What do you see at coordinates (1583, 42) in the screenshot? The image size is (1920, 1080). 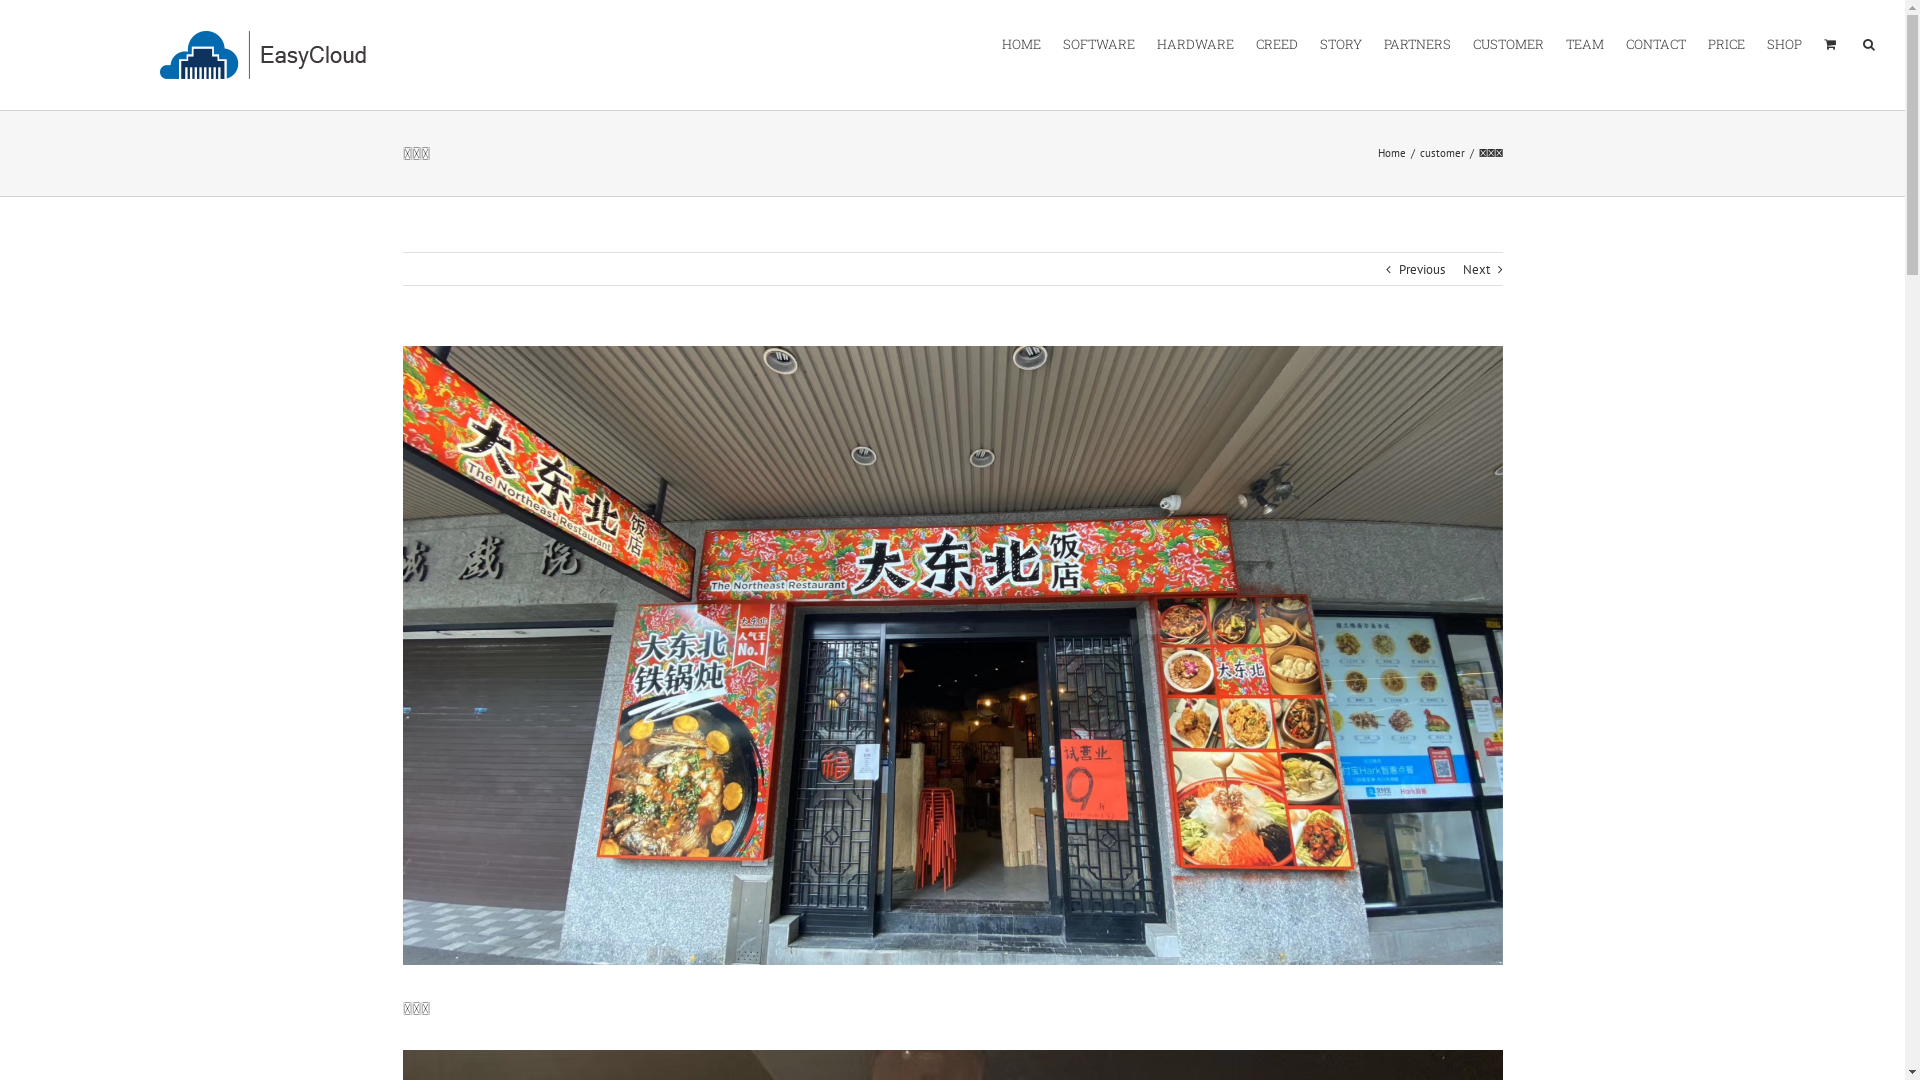 I see `'TEAM'` at bounding box center [1583, 42].